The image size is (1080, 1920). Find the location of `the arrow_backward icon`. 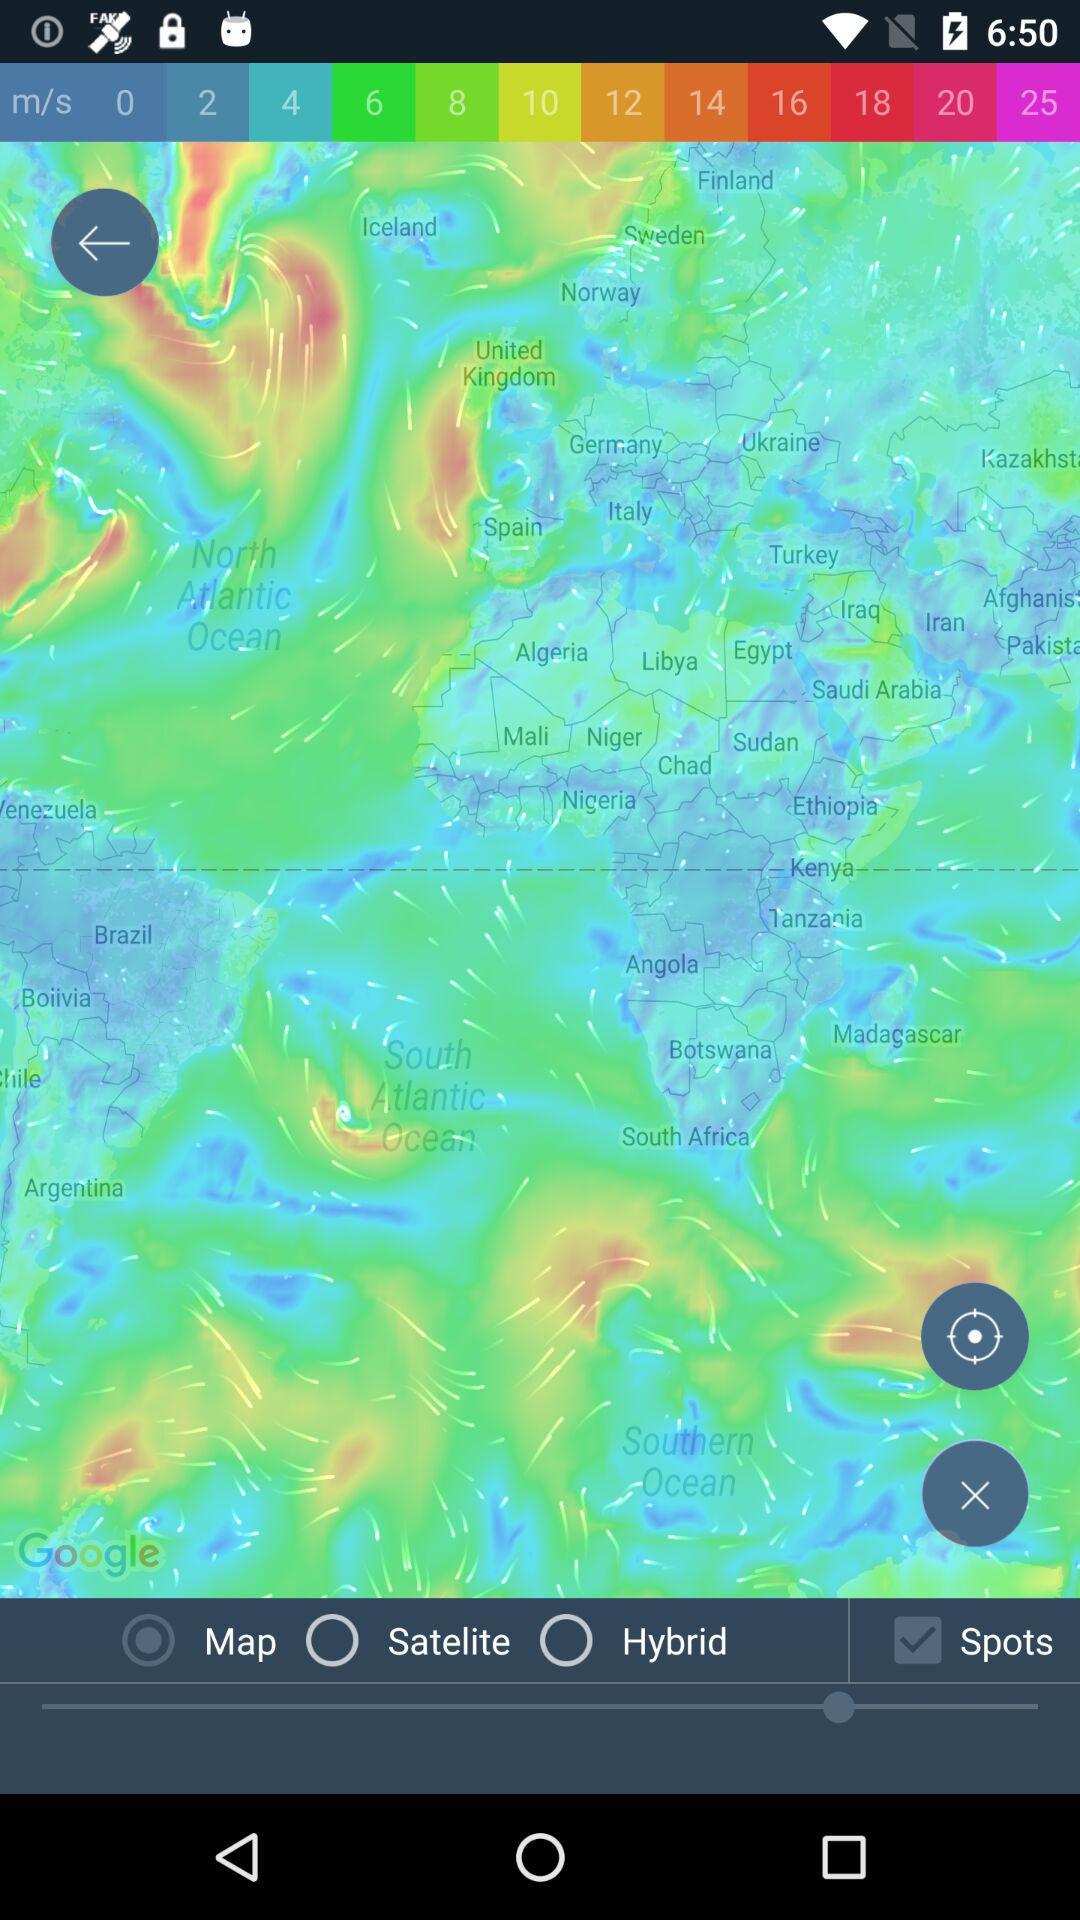

the arrow_backward icon is located at coordinates (104, 245).